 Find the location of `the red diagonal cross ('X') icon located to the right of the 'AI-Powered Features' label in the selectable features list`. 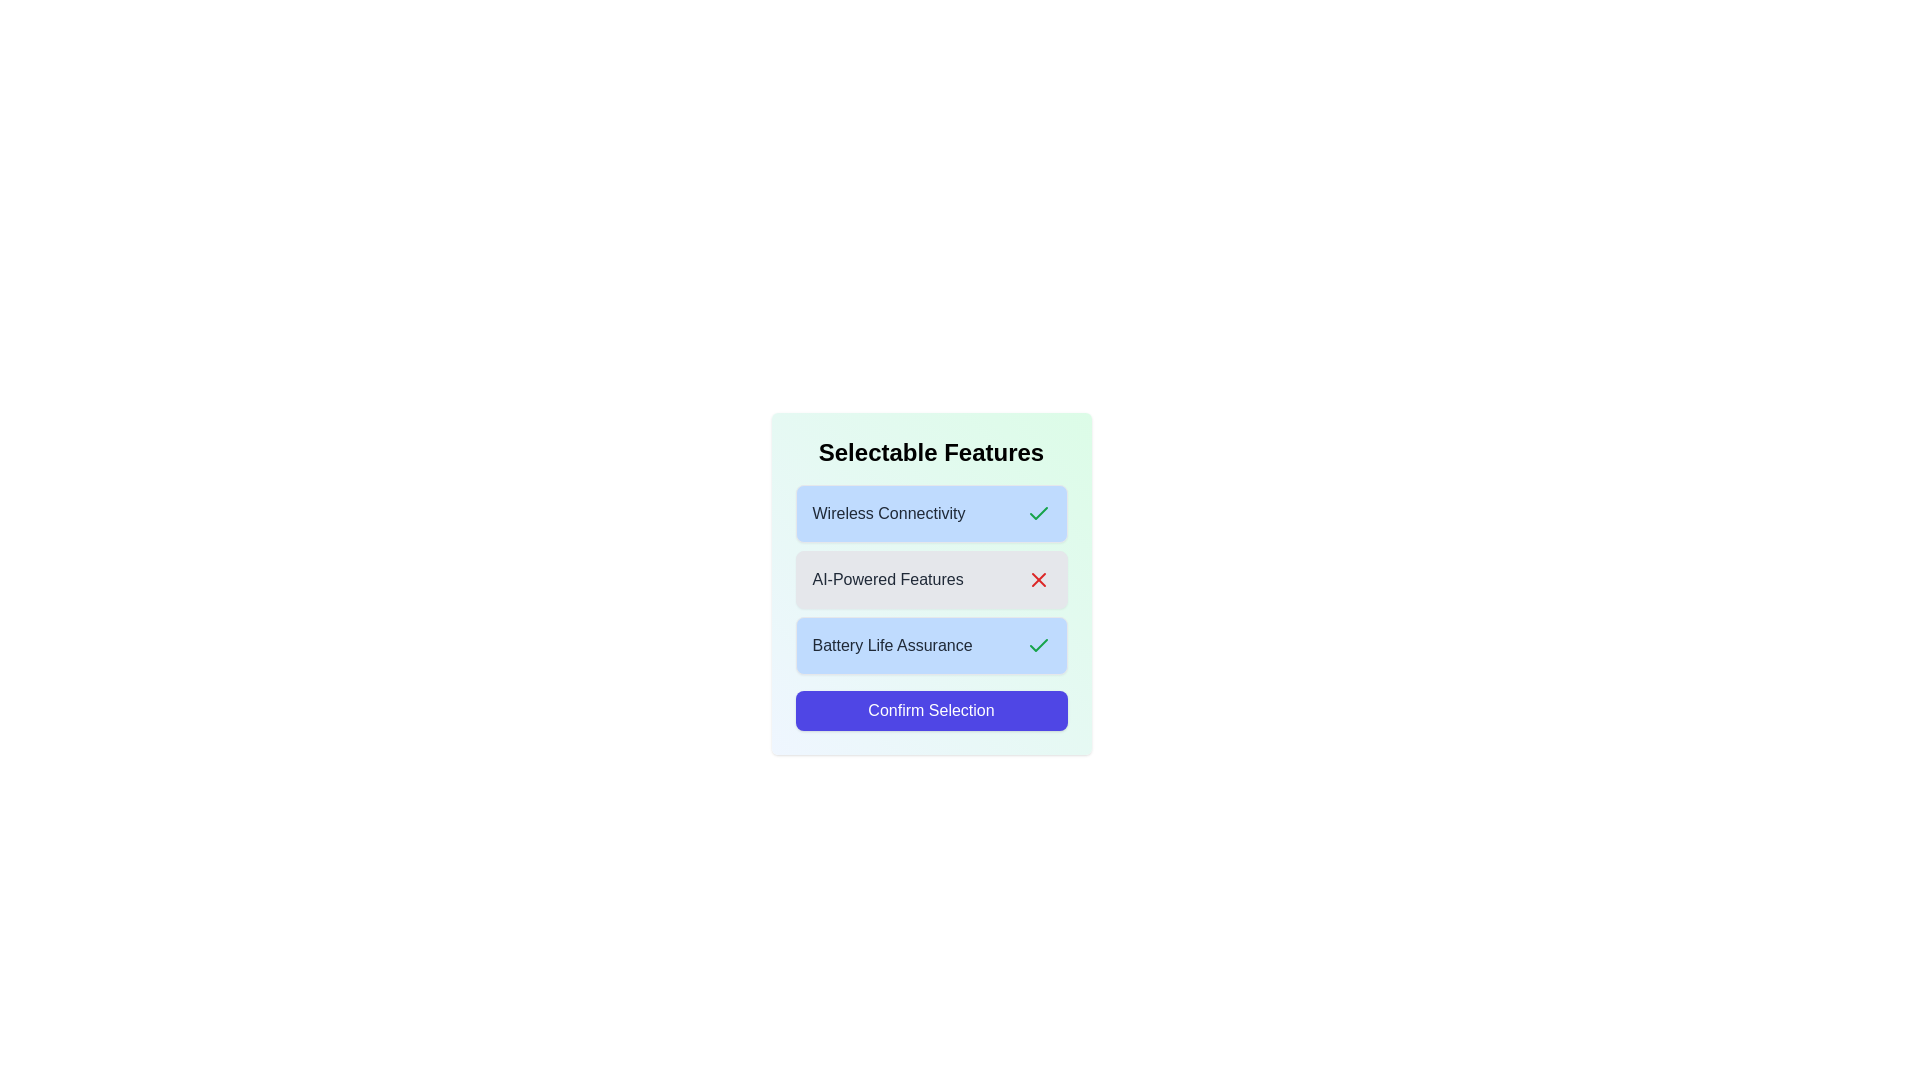

the red diagonal cross ('X') icon located to the right of the 'AI-Powered Features' label in the selectable features list is located at coordinates (1038, 579).